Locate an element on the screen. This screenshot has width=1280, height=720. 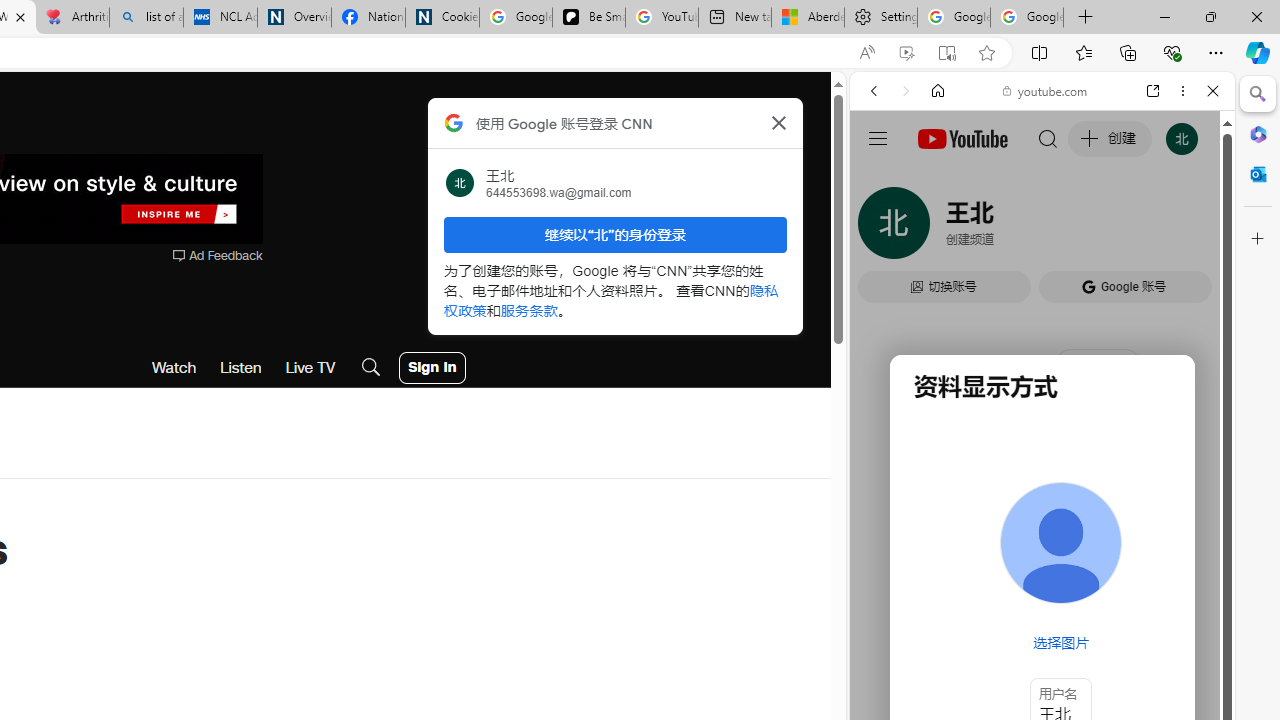
'youtube.com' is located at coordinates (1045, 91).